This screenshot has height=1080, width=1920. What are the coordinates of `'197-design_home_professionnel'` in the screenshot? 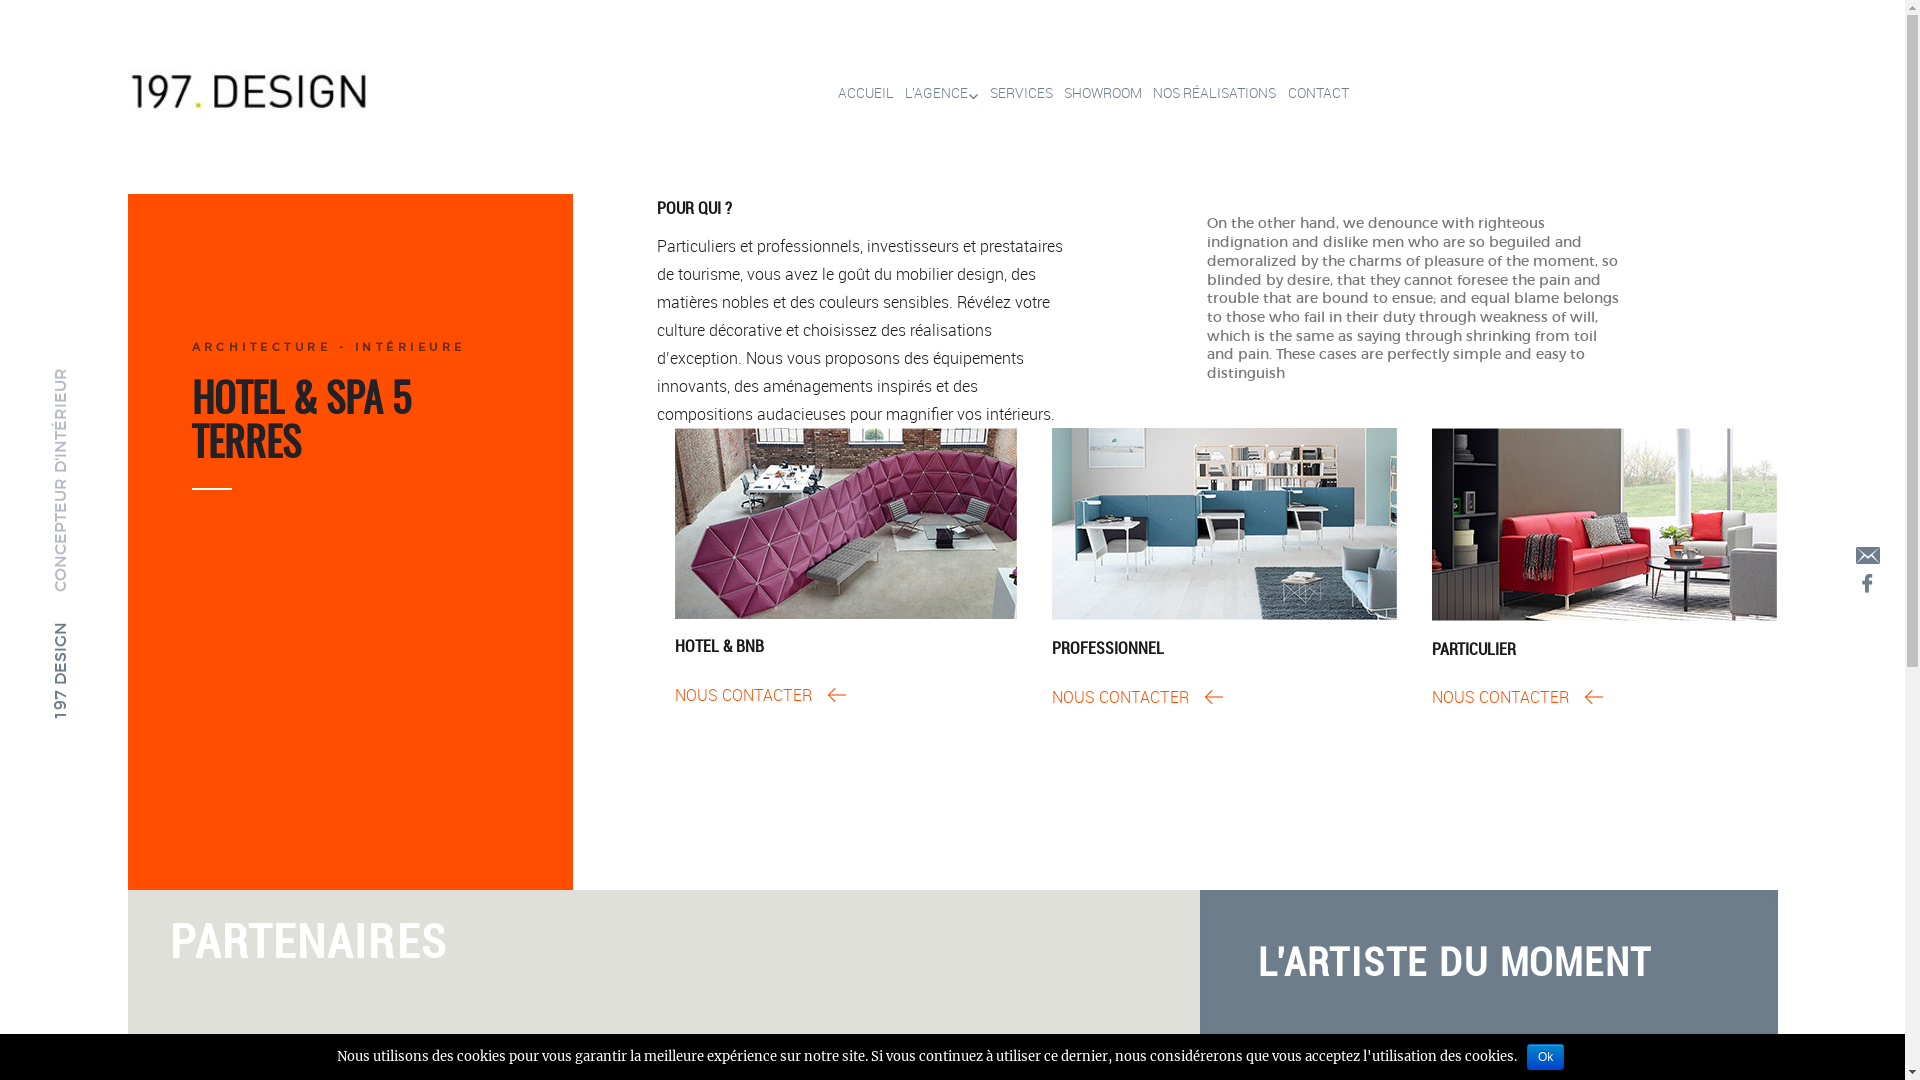 It's located at (1223, 523).